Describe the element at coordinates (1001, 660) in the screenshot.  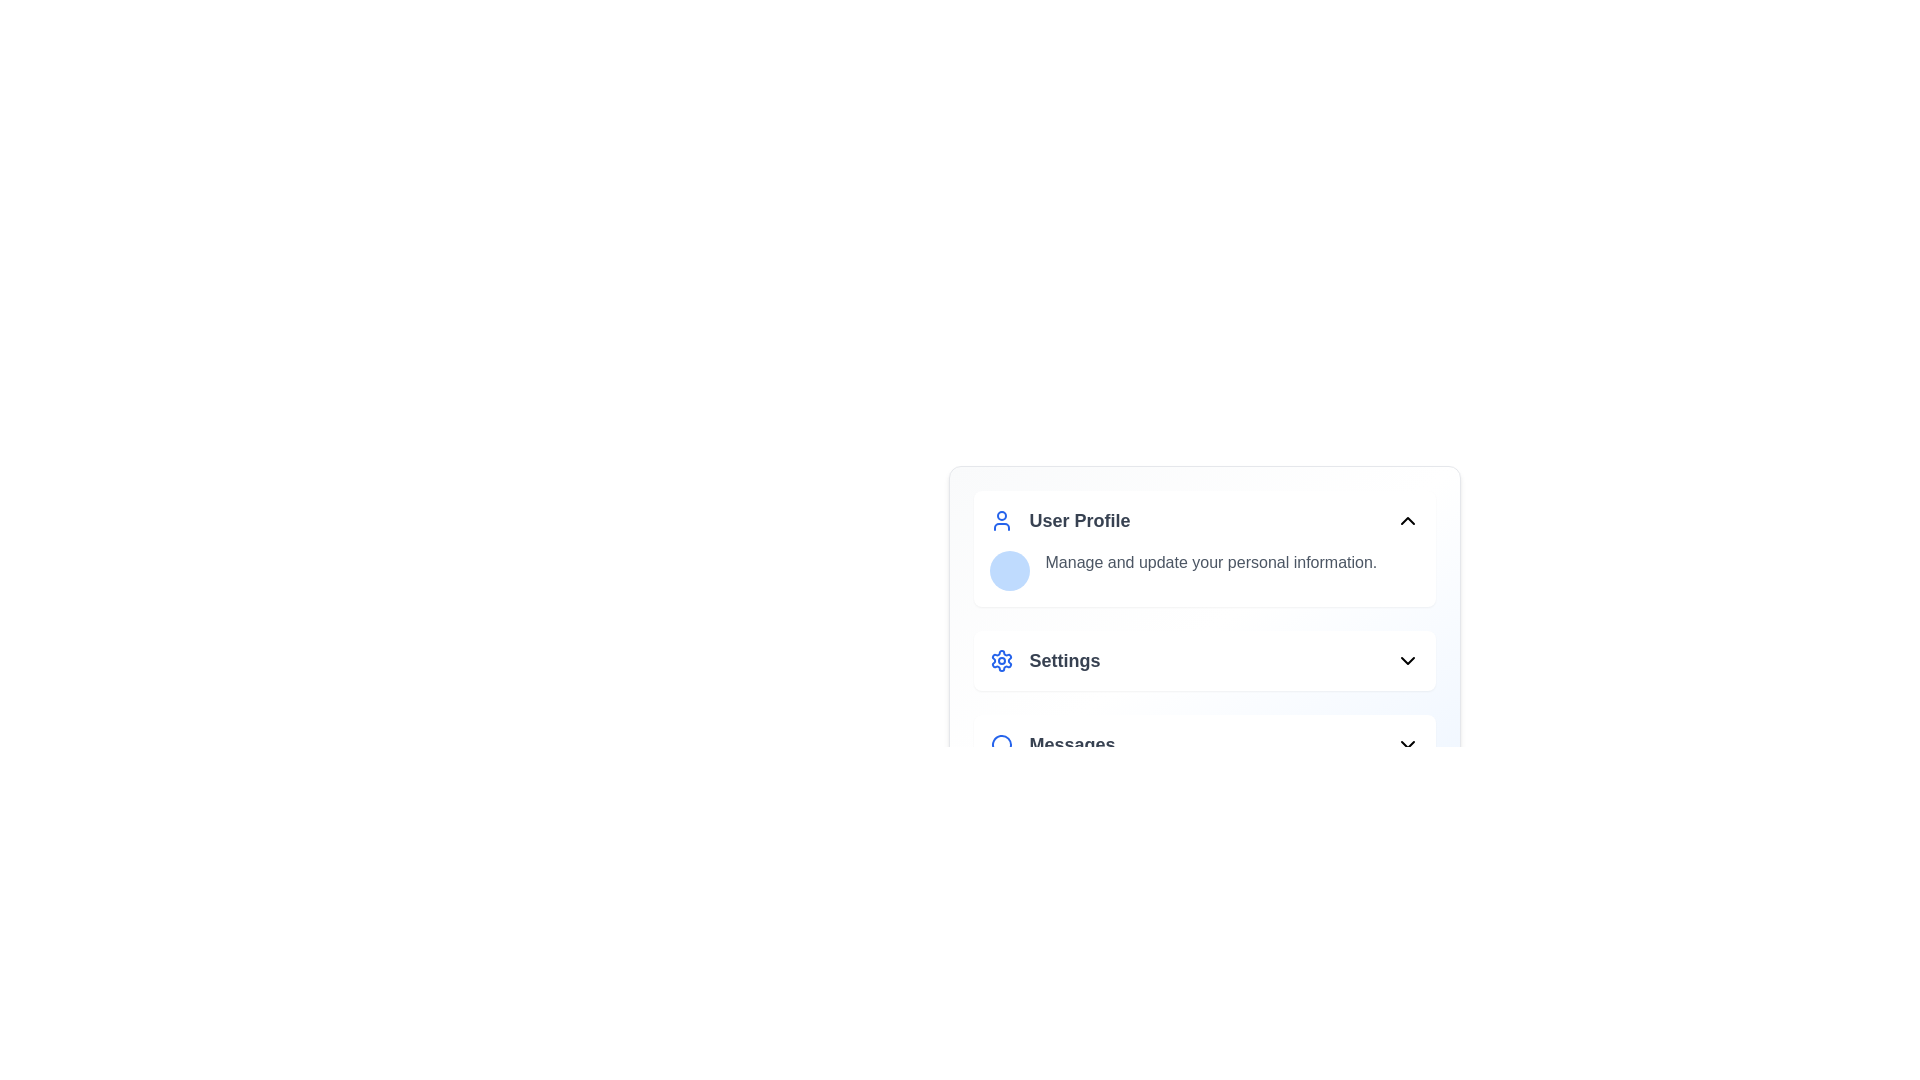
I see `the gear-shaped icon with a blue outline, which is centrally positioned within the gear and located to the left of the 'Settings' label in the menu section` at that location.